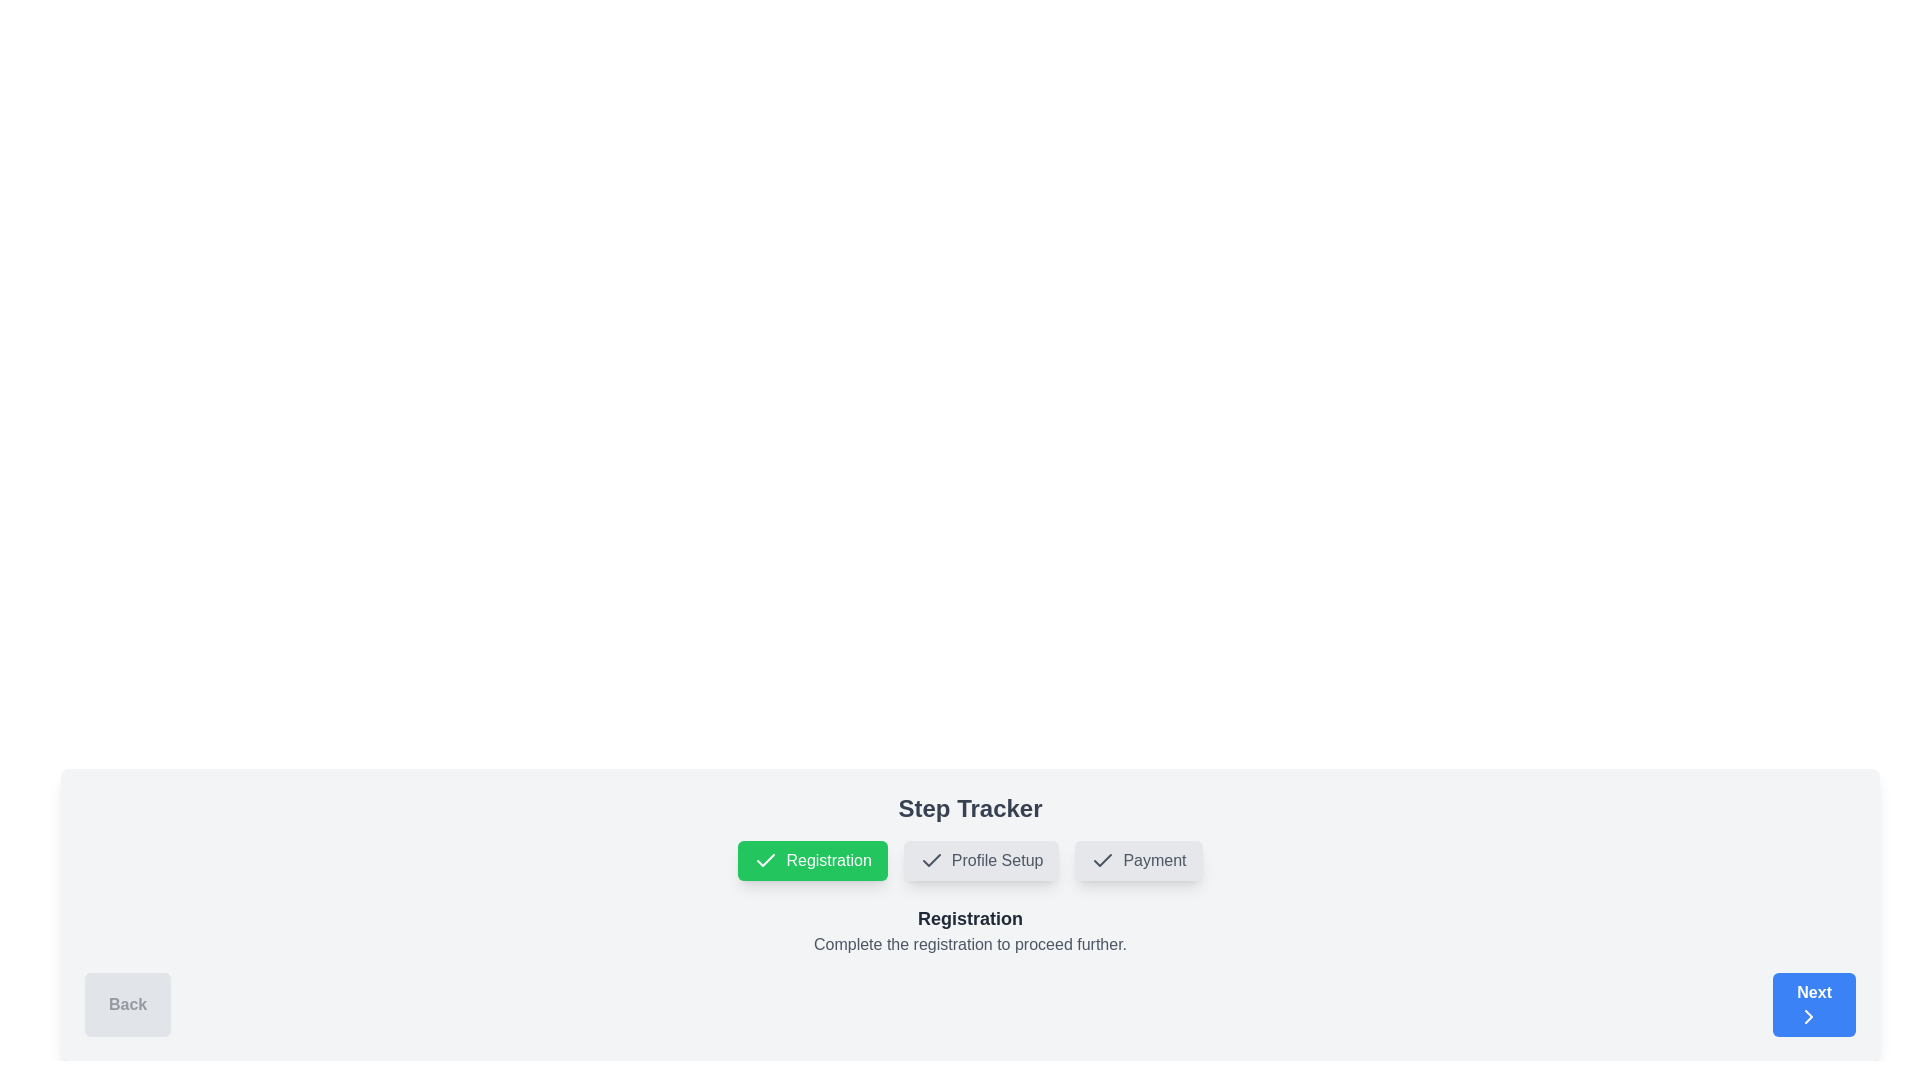 This screenshot has width=1920, height=1080. I want to click on the 'Profile Setup' step in the horizontal step indicator group, which is the second item out of three, located near the center of the bottom section of the interface, so click(997, 859).